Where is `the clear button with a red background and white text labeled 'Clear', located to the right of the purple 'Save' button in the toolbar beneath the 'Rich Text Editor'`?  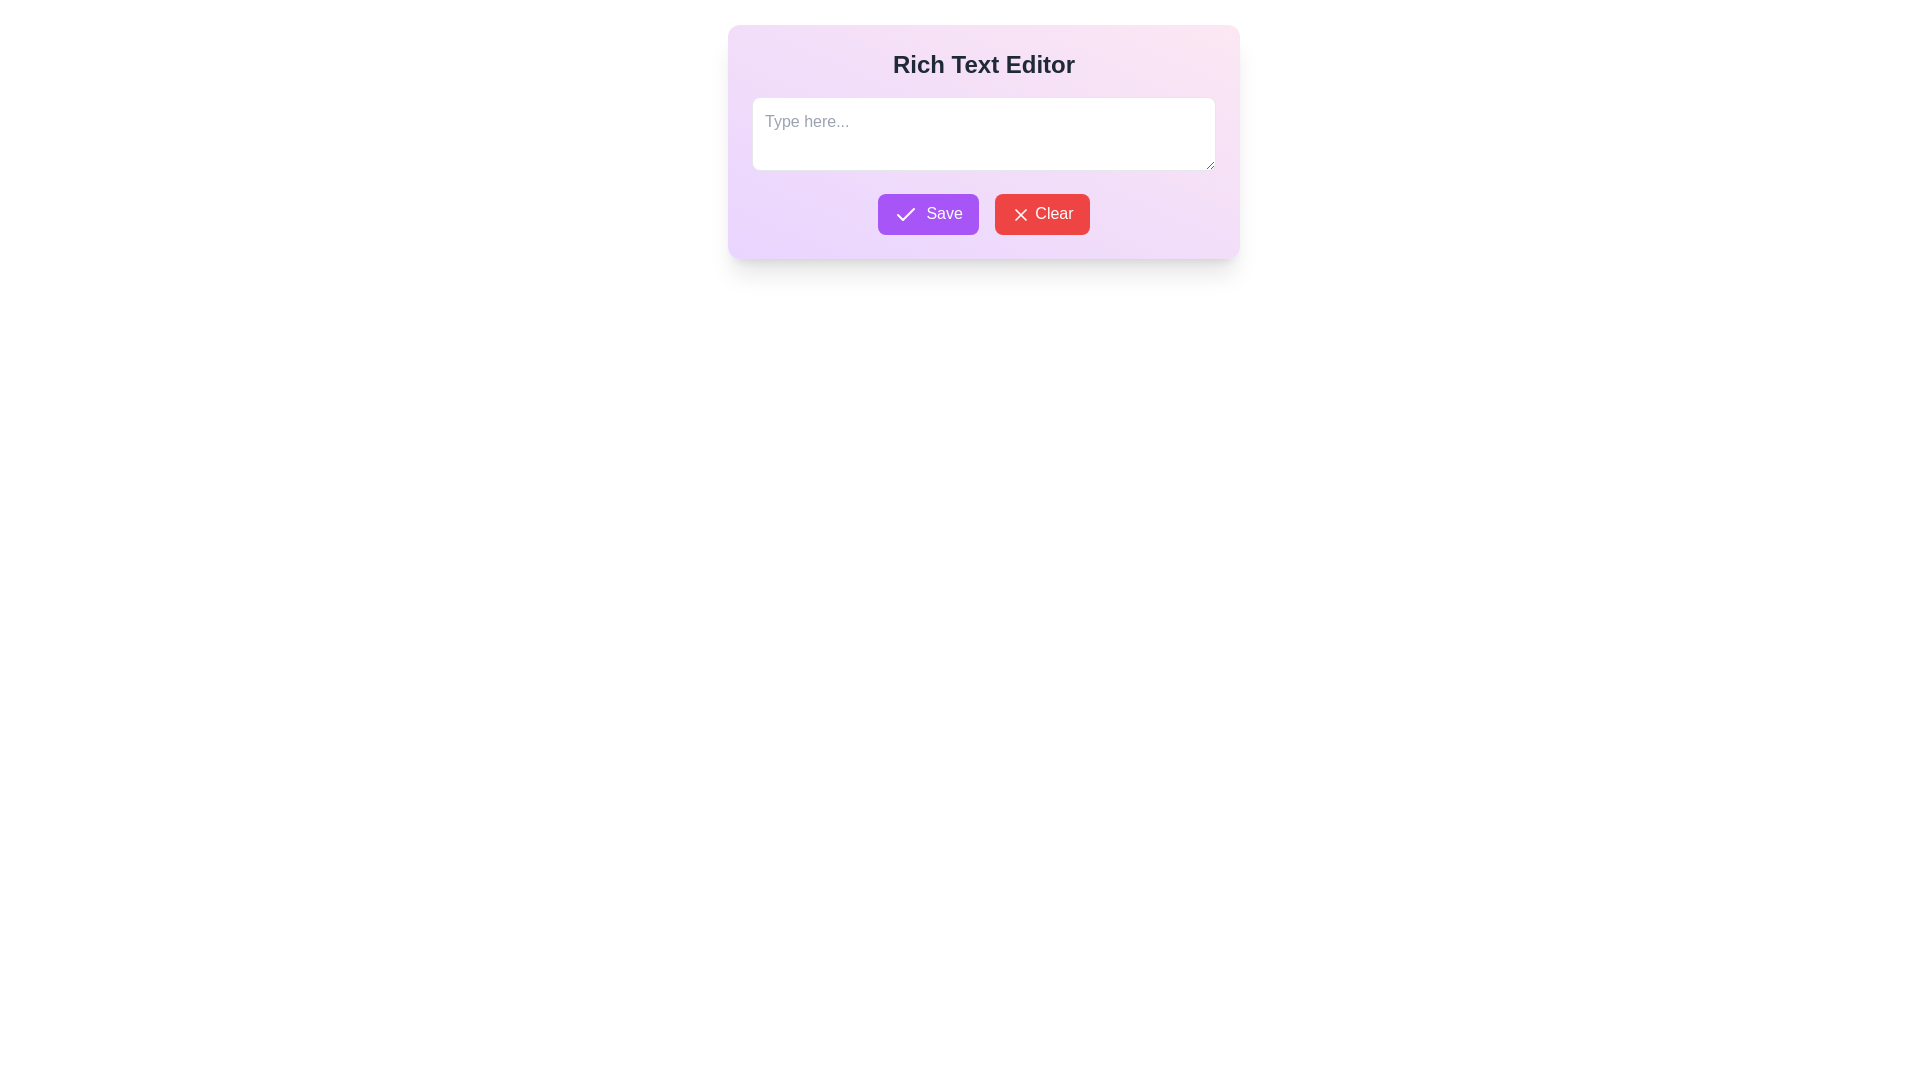 the clear button with a red background and white text labeled 'Clear', located to the right of the purple 'Save' button in the toolbar beneath the 'Rich Text Editor' is located at coordinates (1020, 215).